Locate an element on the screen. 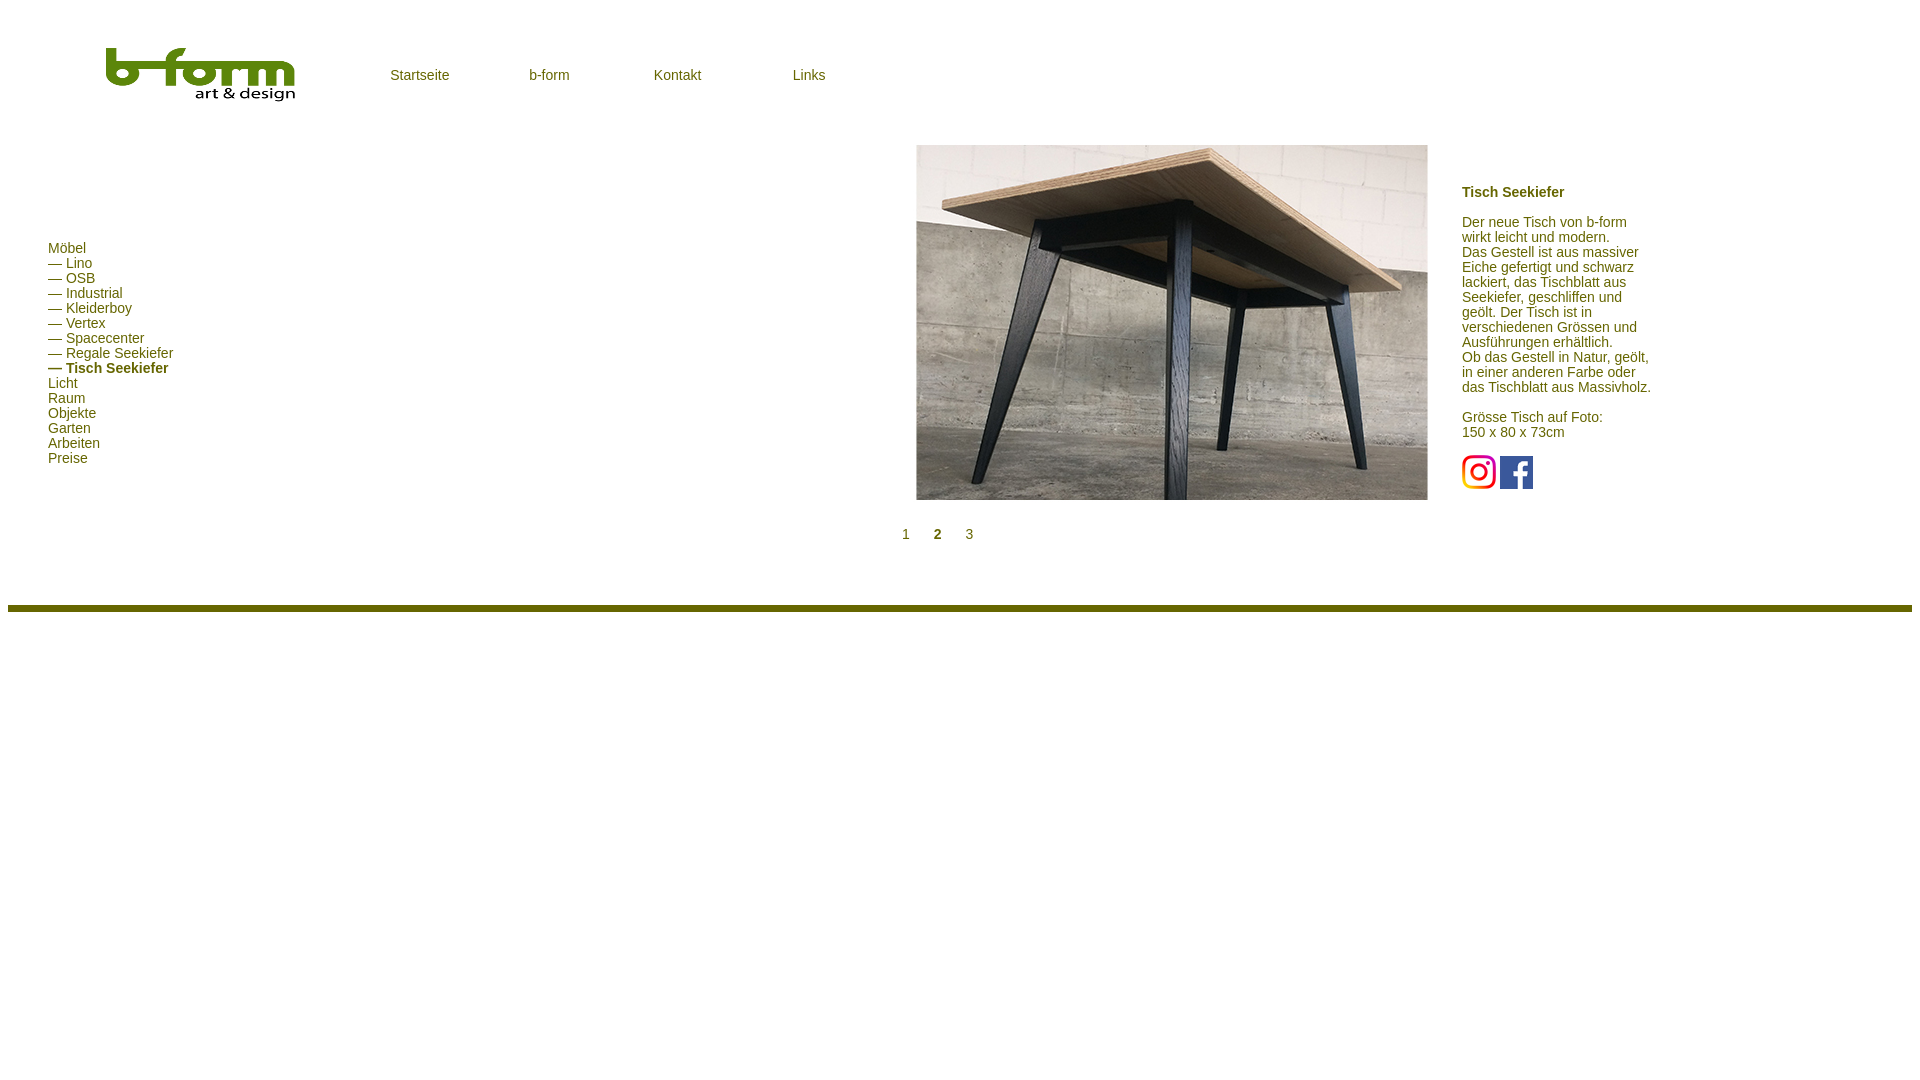 The height and width of the screenshot is (1080, 1920). '2' is located at coordinates (929, 532).